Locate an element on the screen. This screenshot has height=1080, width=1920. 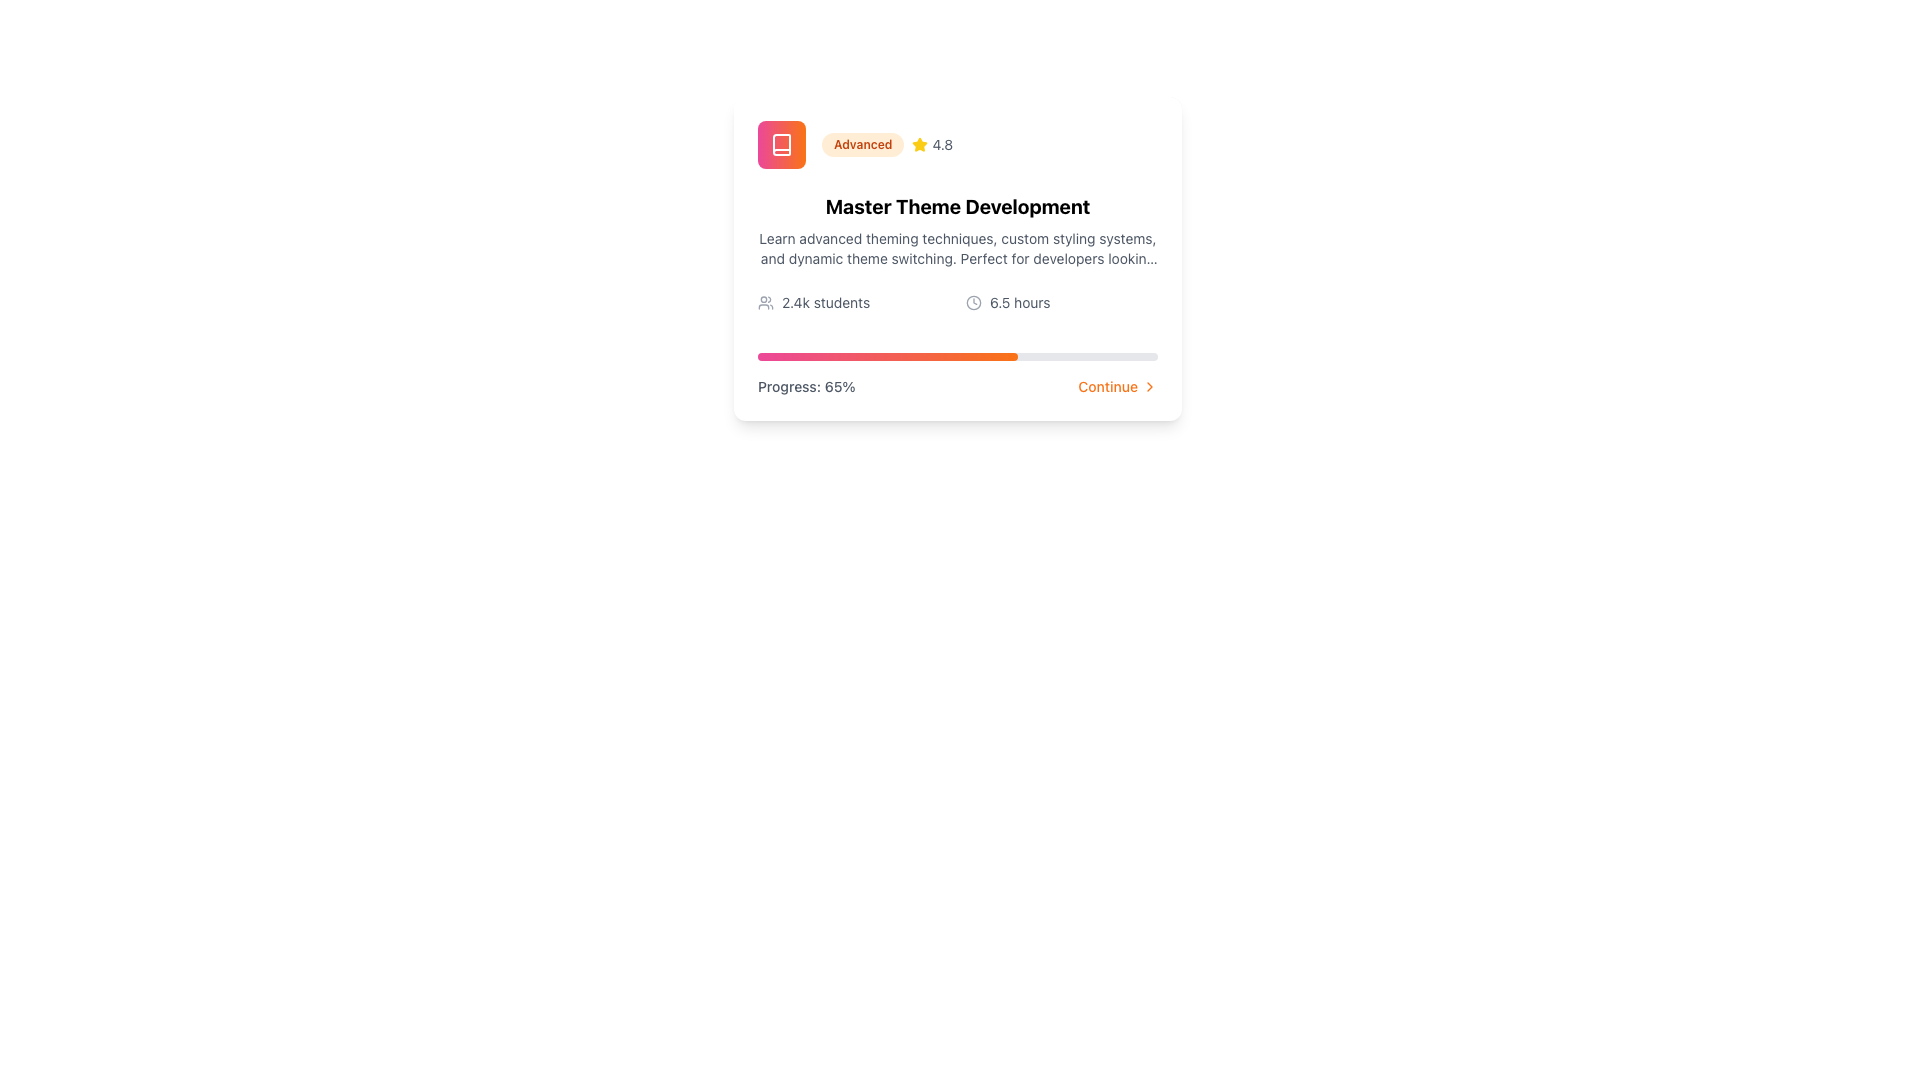
the progress status of the progress bar, which visually represents the completion percentage above the 'Progress: 65%' text and 'Continue' button is located at coordinates (957, 356).